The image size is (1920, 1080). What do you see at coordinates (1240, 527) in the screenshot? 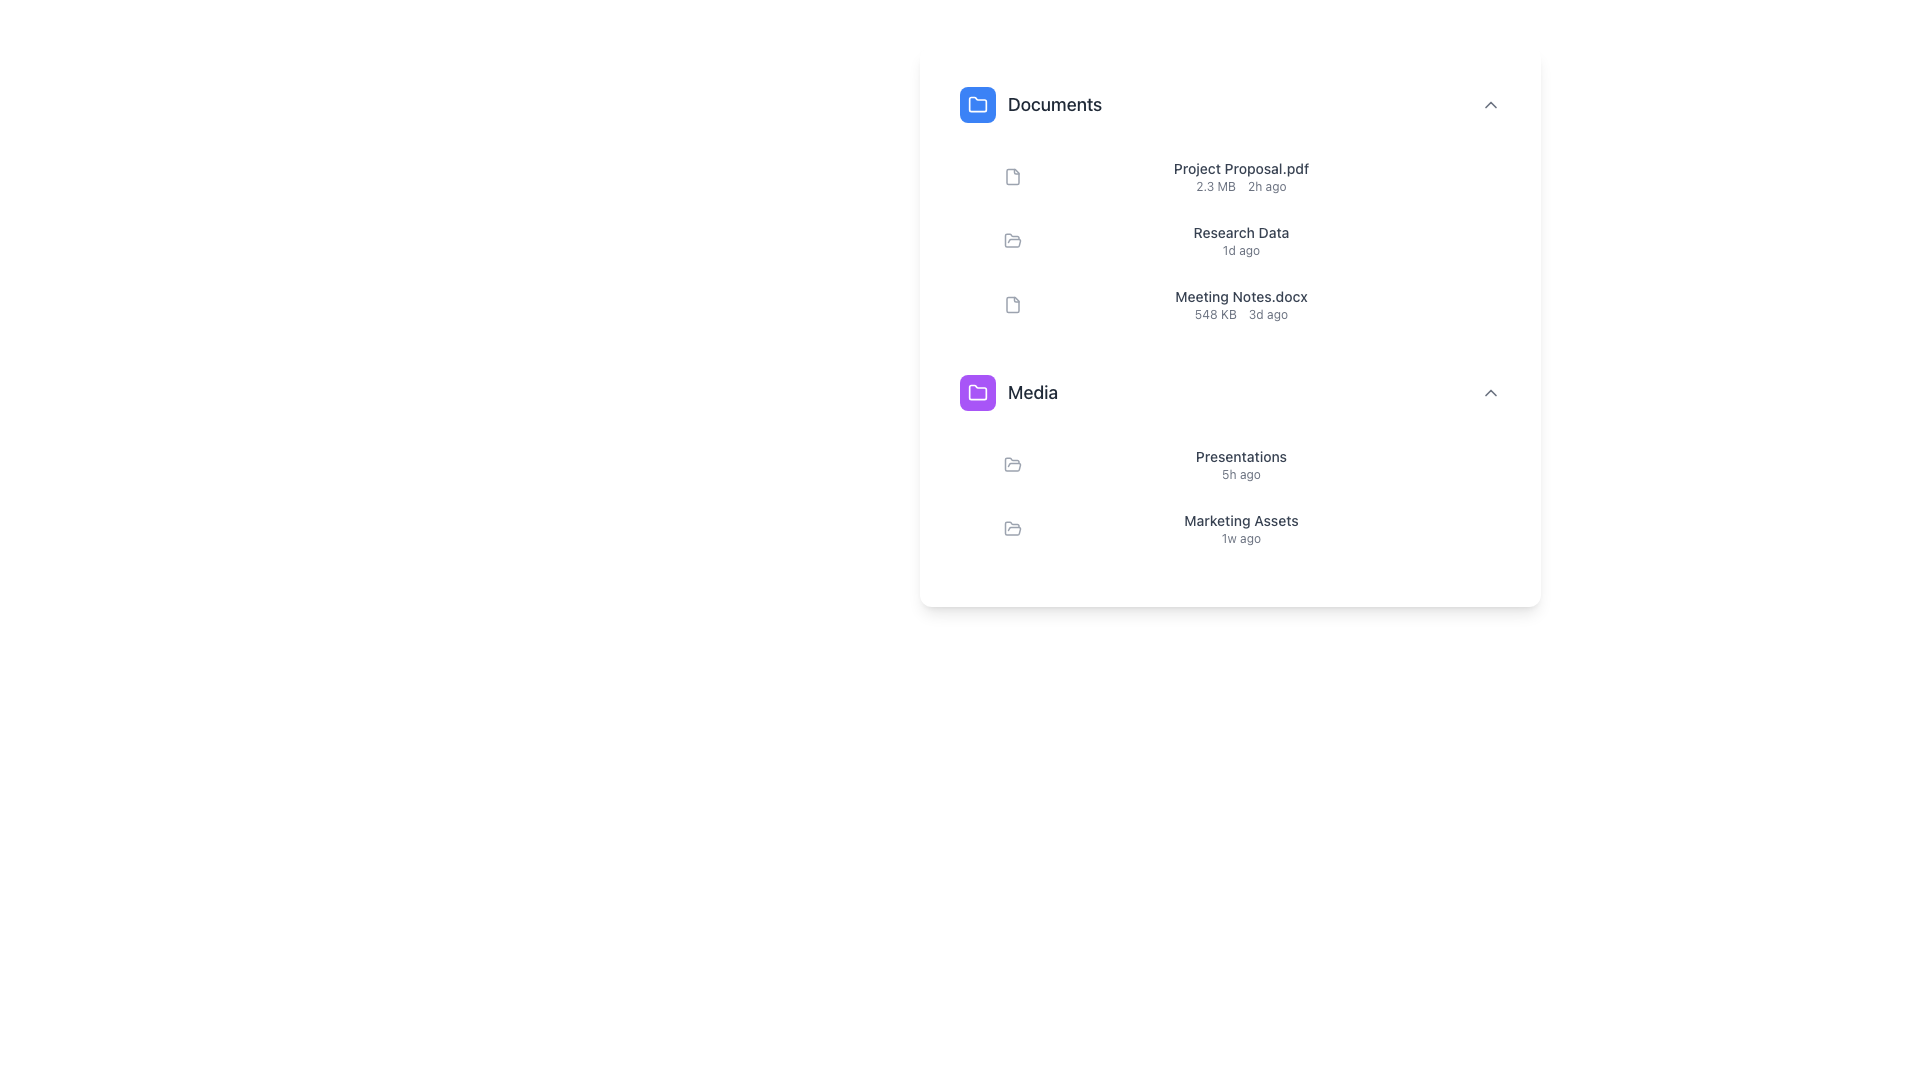
I see `the 'Marketing Assets' text element, which is the second item under the 'Media' category in the list` at bounding box center [1240, 527].